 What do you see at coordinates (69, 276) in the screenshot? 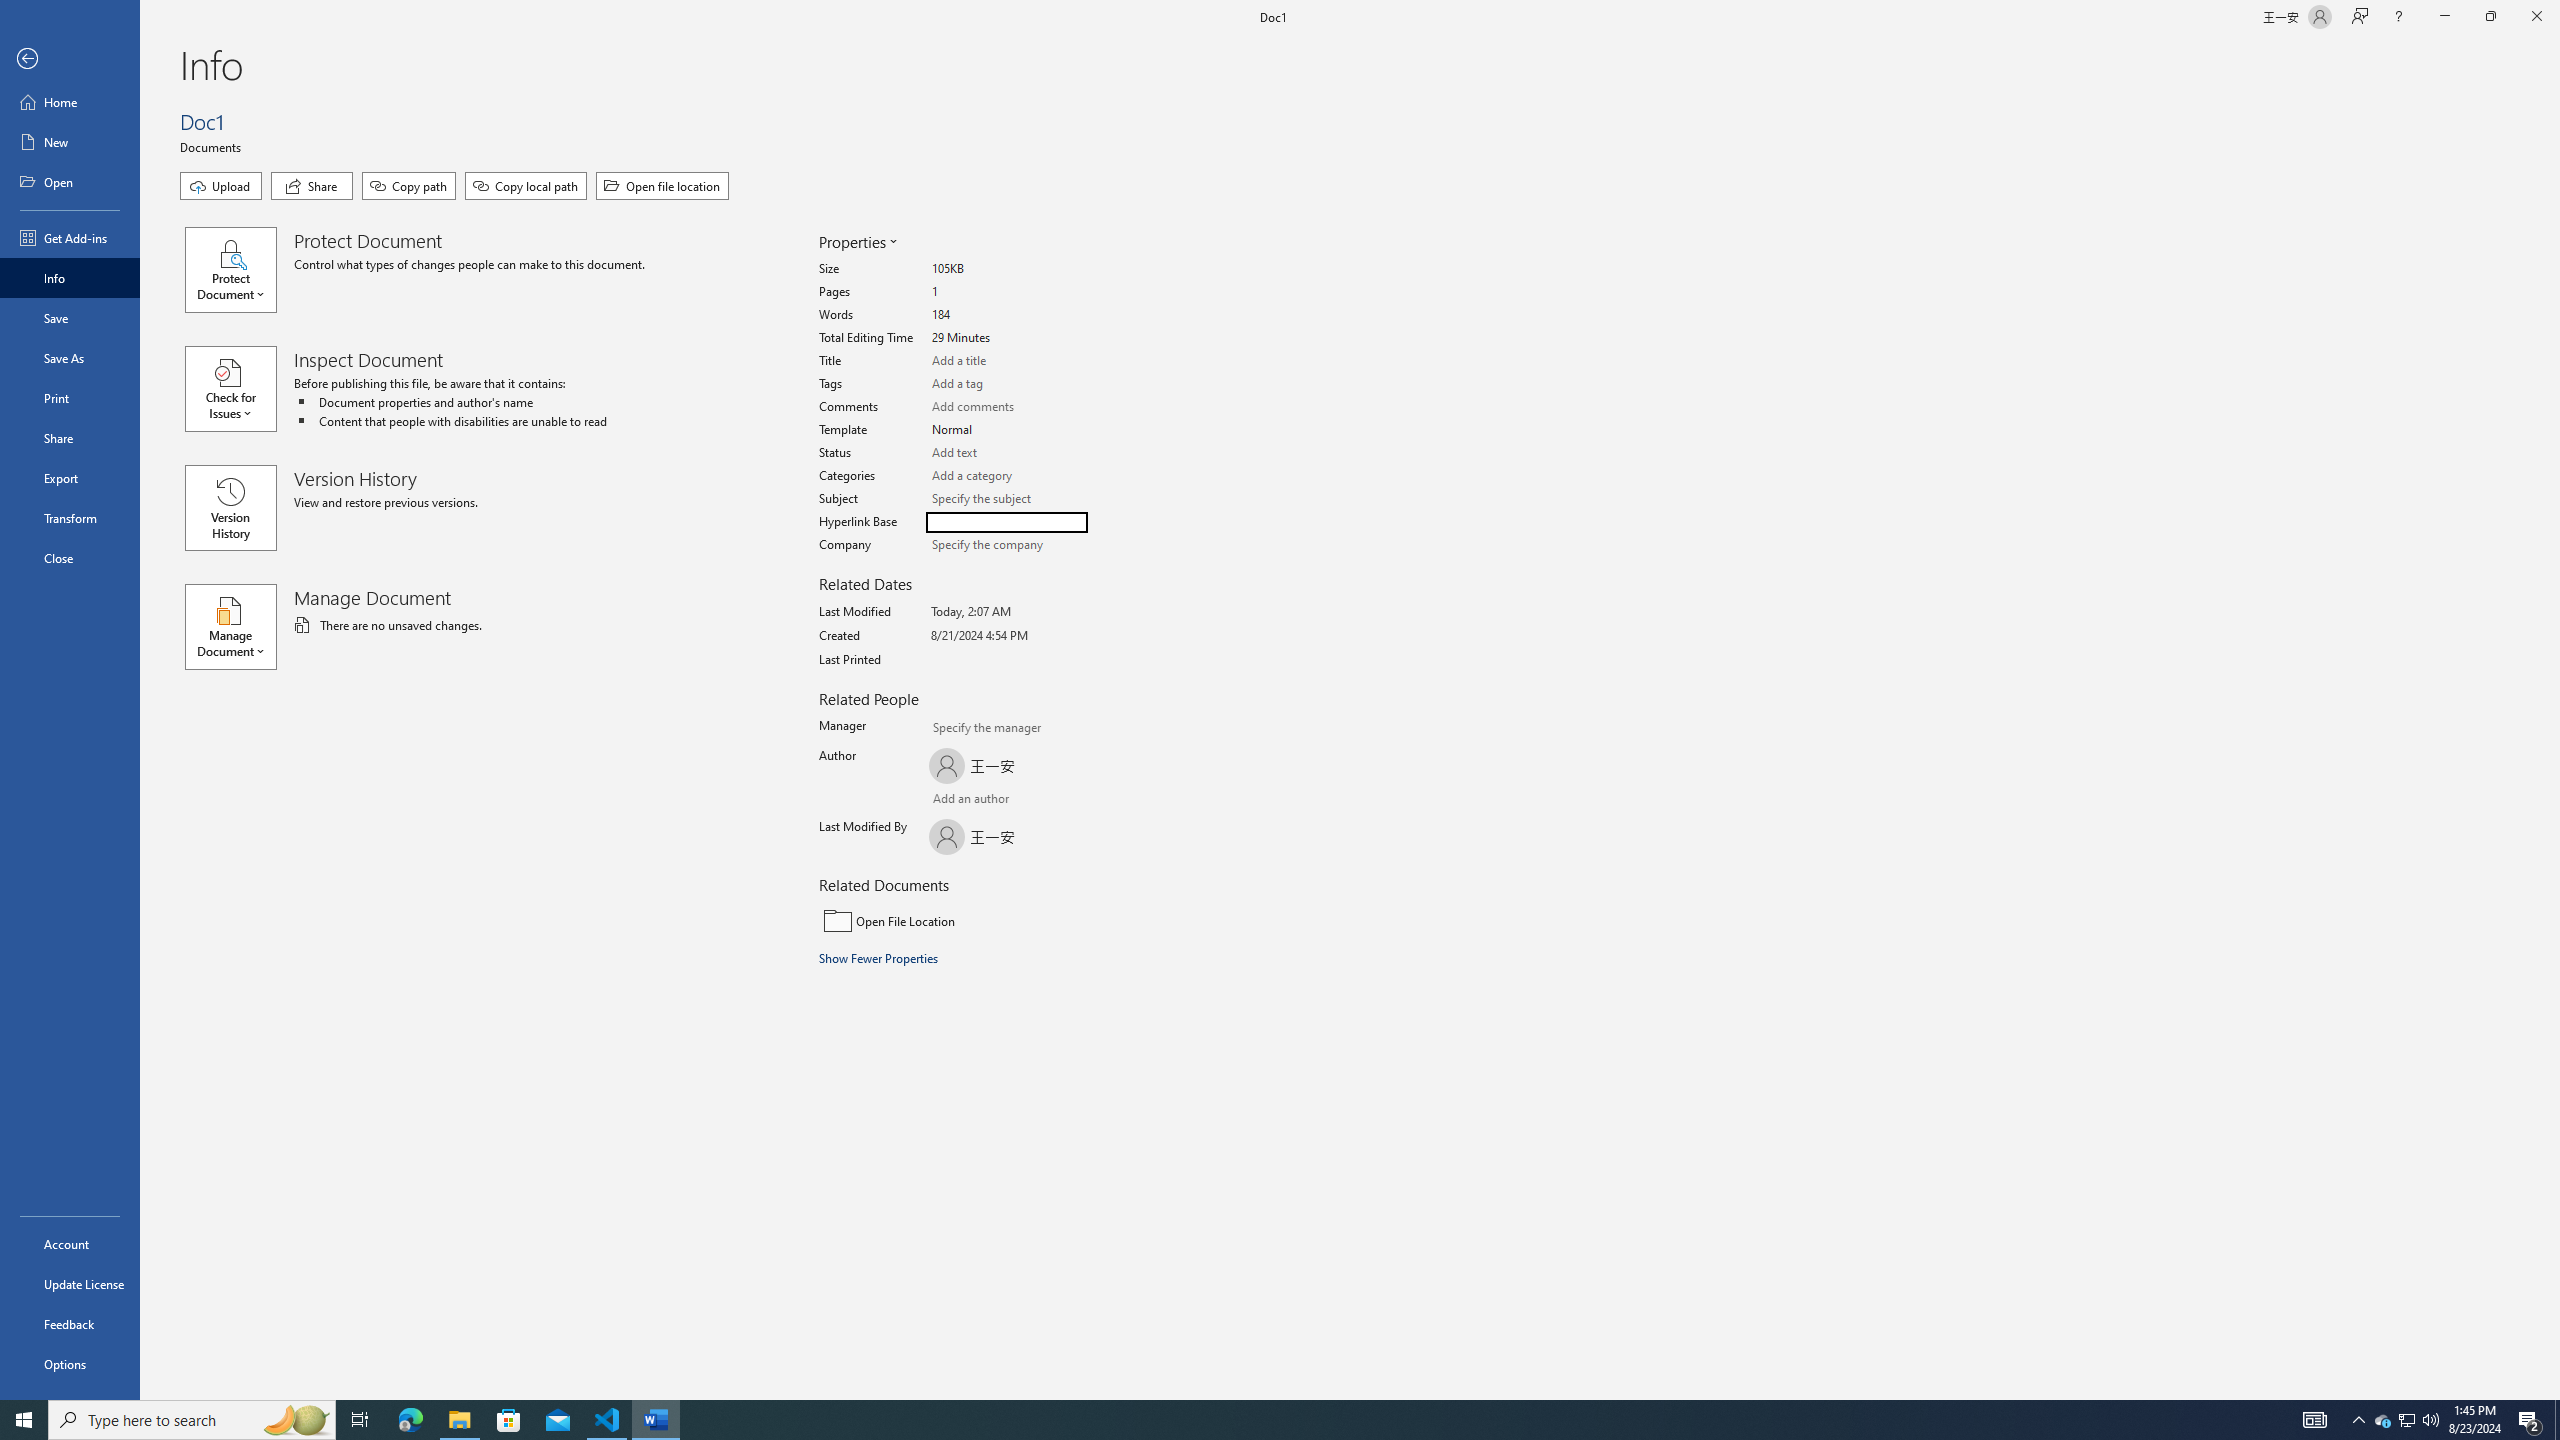
I see `'Info'` at bounding box center [69, 276].